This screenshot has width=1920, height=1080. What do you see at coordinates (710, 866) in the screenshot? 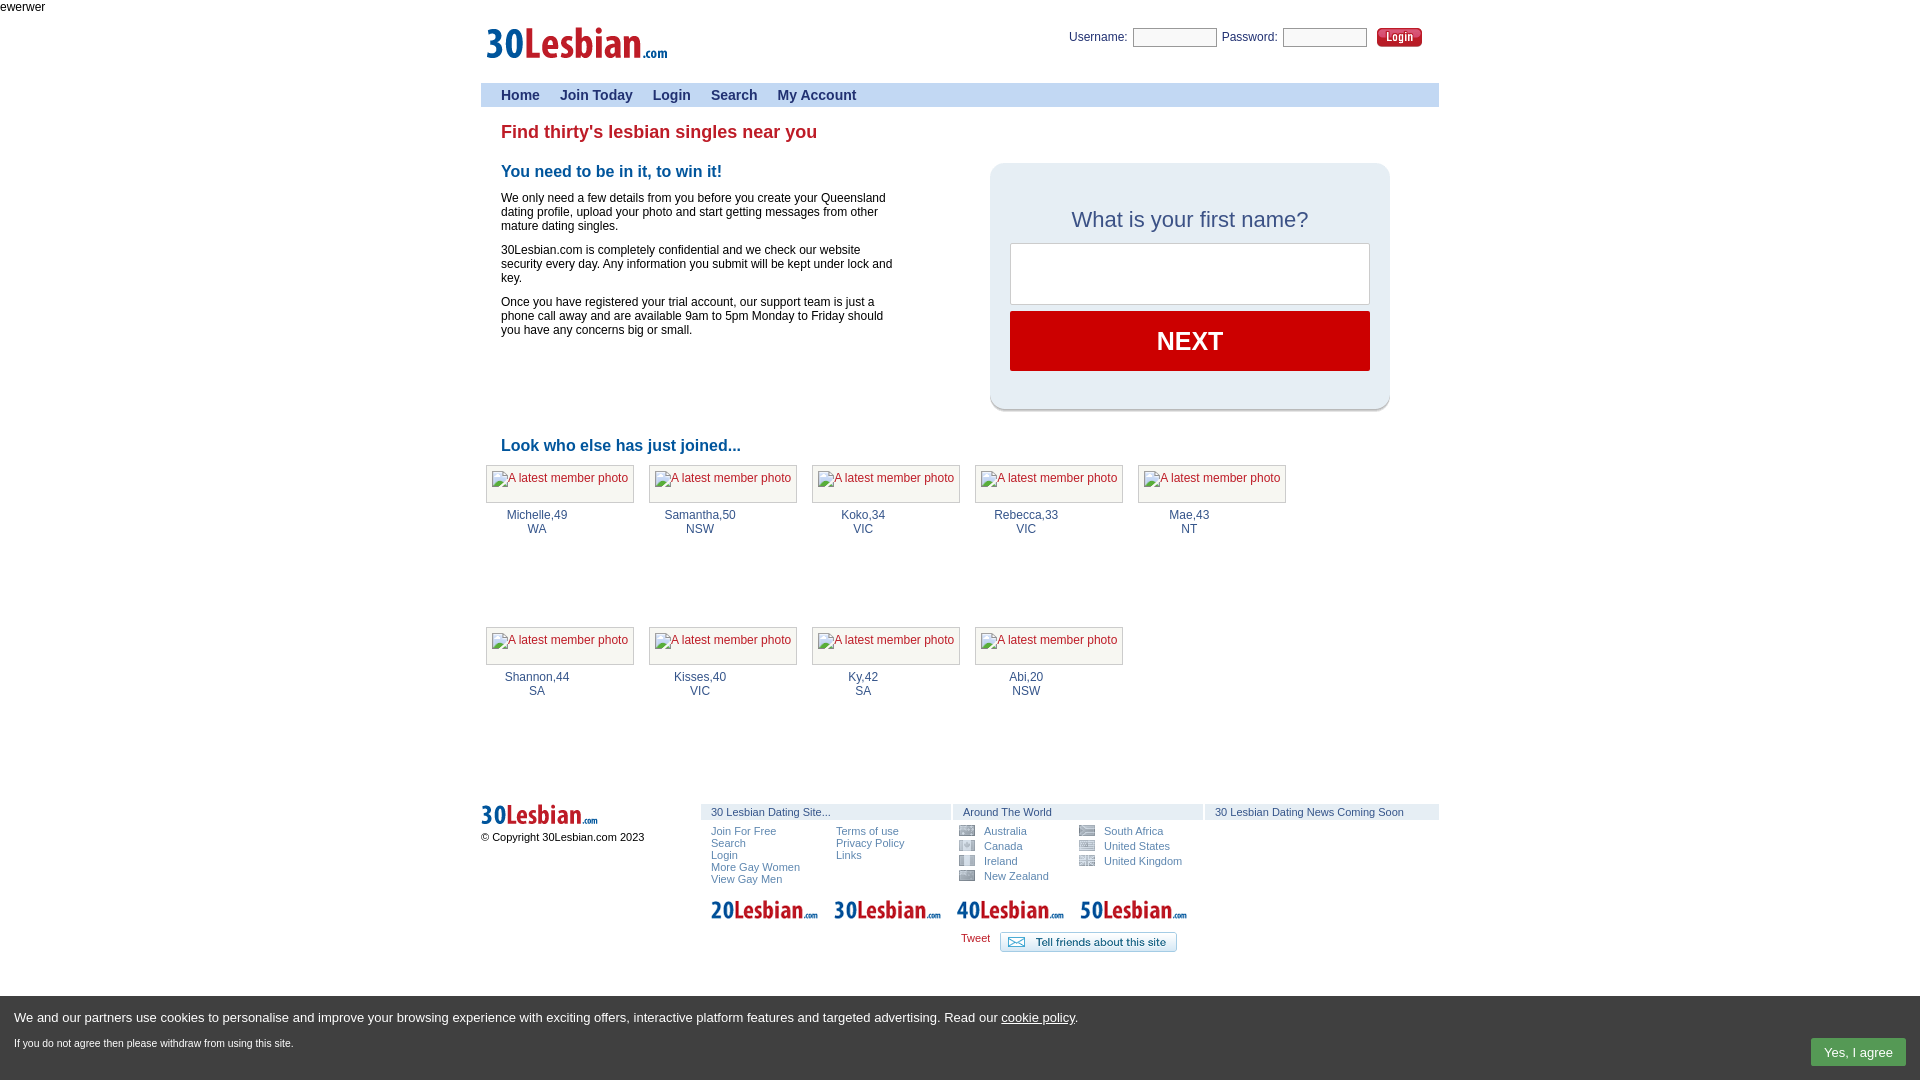
I see `'More Gay Women'` at bounding box center [710, 866].